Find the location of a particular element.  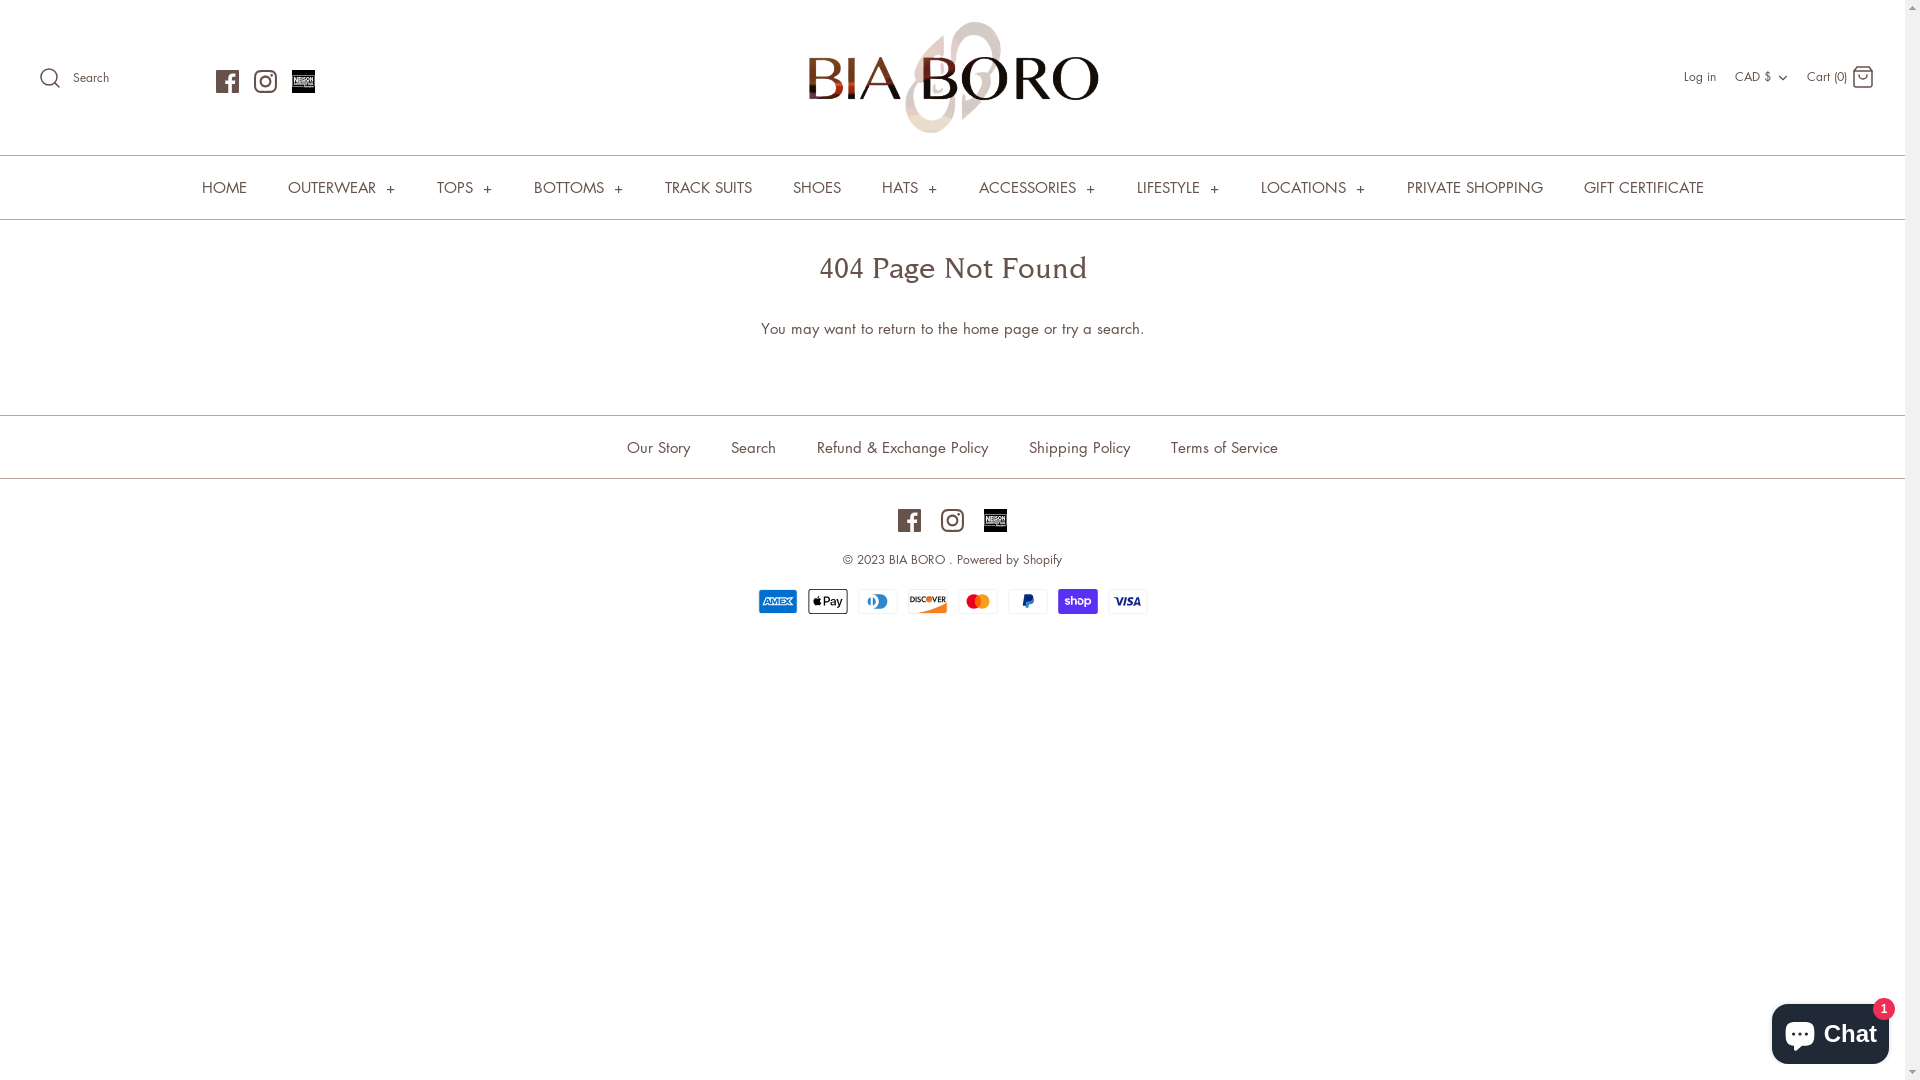

'Powered by Shopify' is located at coordinates (1009, 559).